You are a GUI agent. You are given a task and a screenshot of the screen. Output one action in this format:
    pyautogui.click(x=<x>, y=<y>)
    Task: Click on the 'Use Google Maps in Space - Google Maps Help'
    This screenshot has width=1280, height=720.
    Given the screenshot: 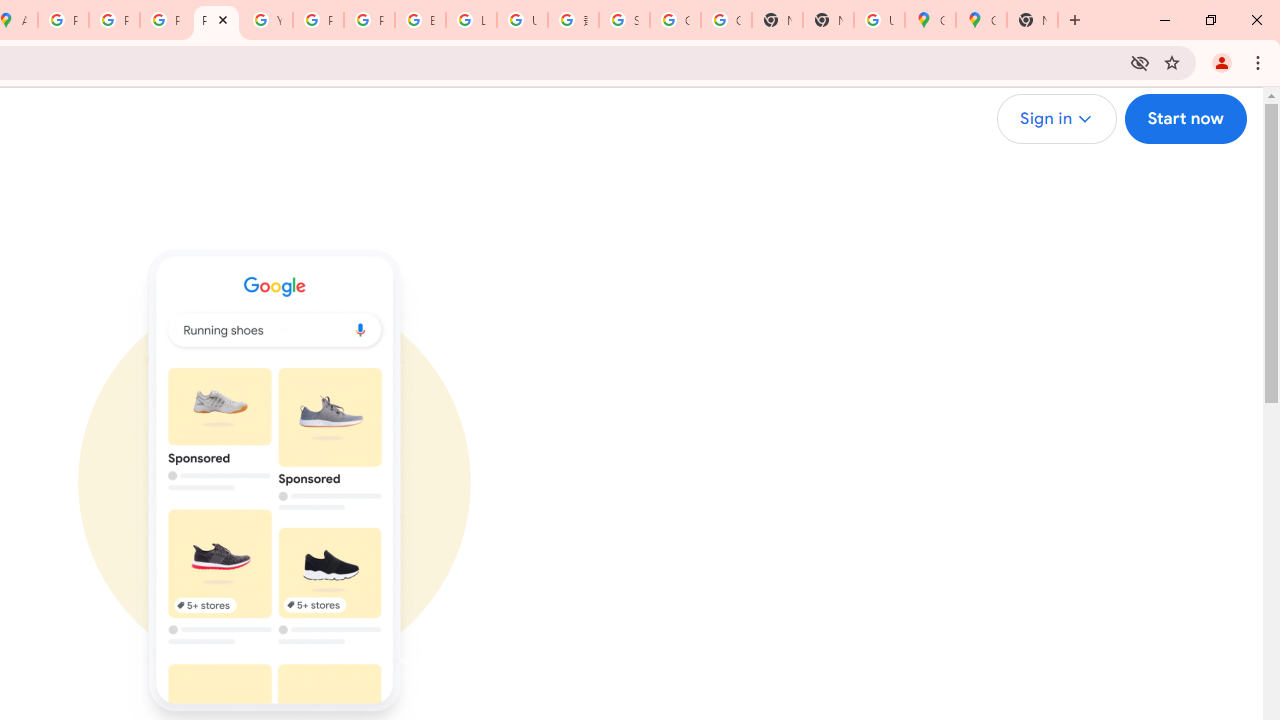 What is the action you would take?
    pyautogui.click(x=879, y=20)
    